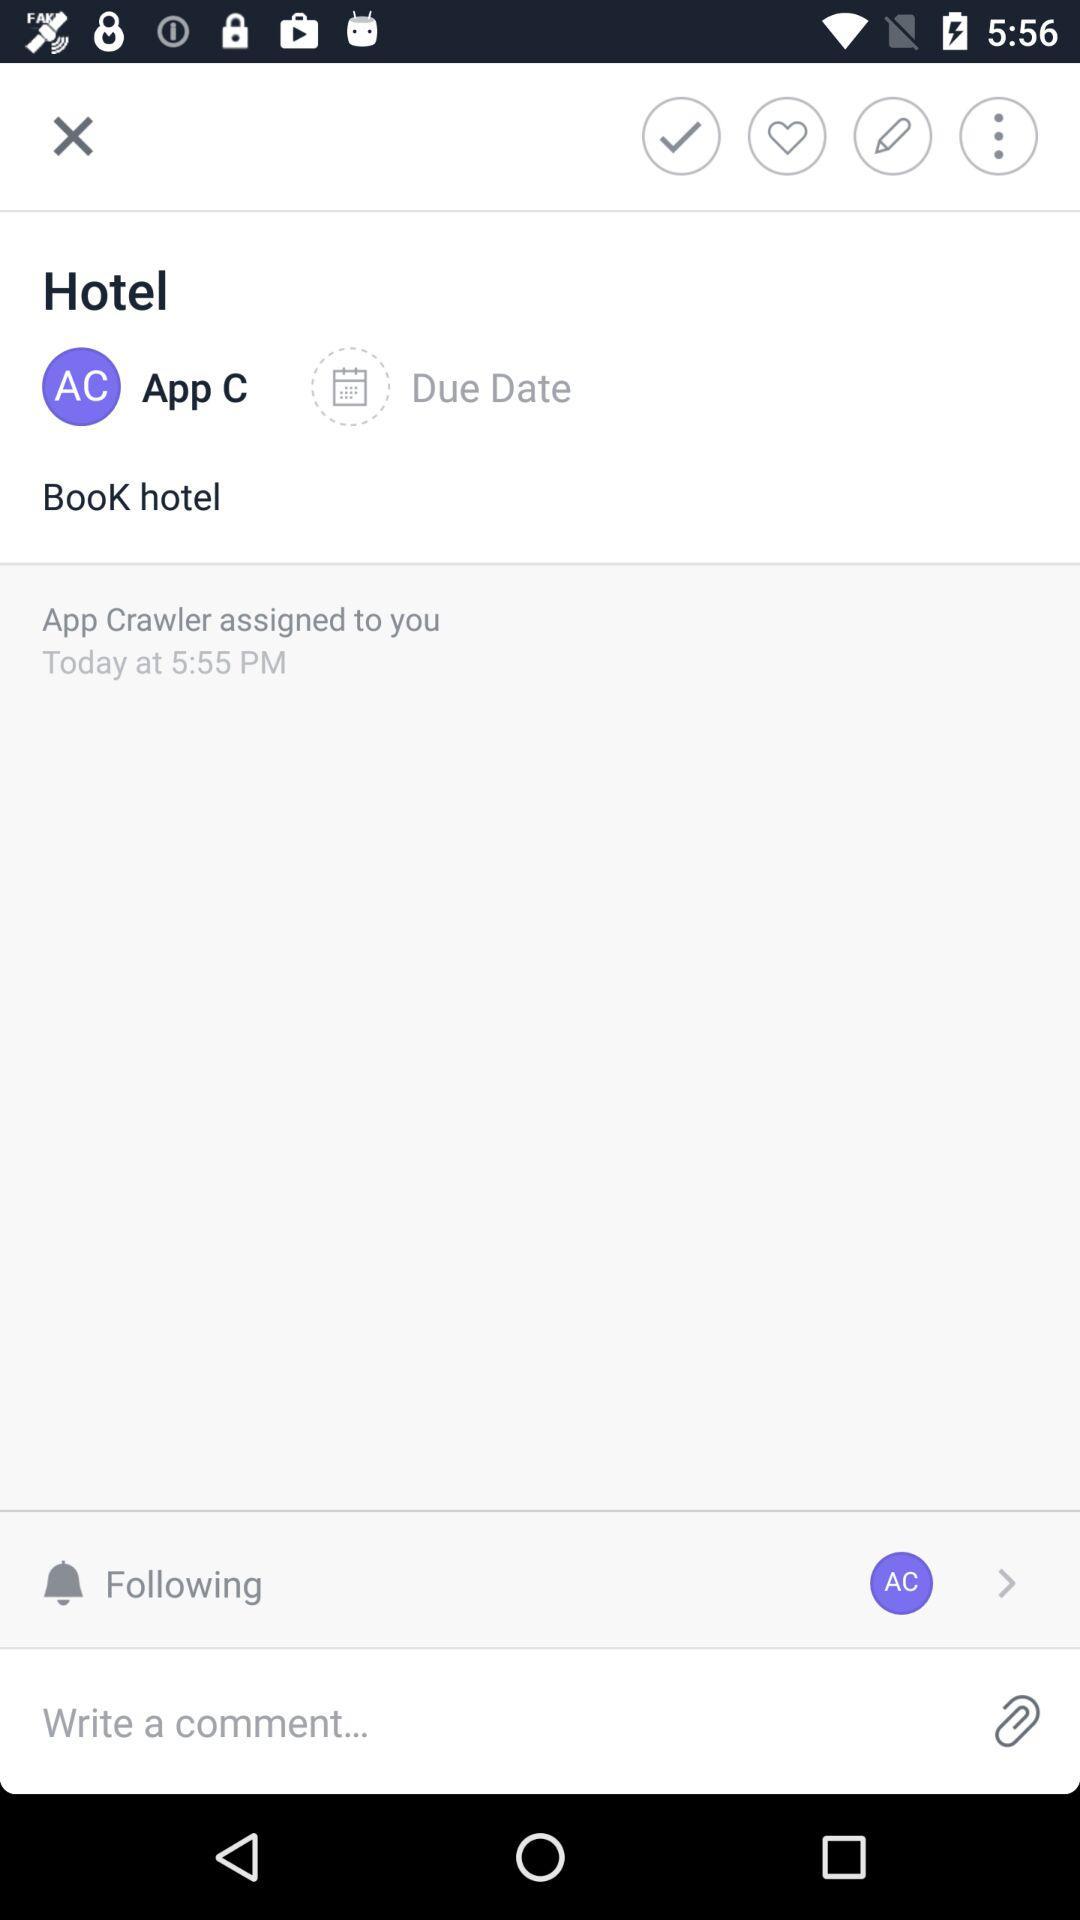 Image resolution: width=1080 pixels, height=1920 pixels. What do you see at coordinates (1012, 135) in the screenshot?
I see `more info` at bounding box center [1012, 135].